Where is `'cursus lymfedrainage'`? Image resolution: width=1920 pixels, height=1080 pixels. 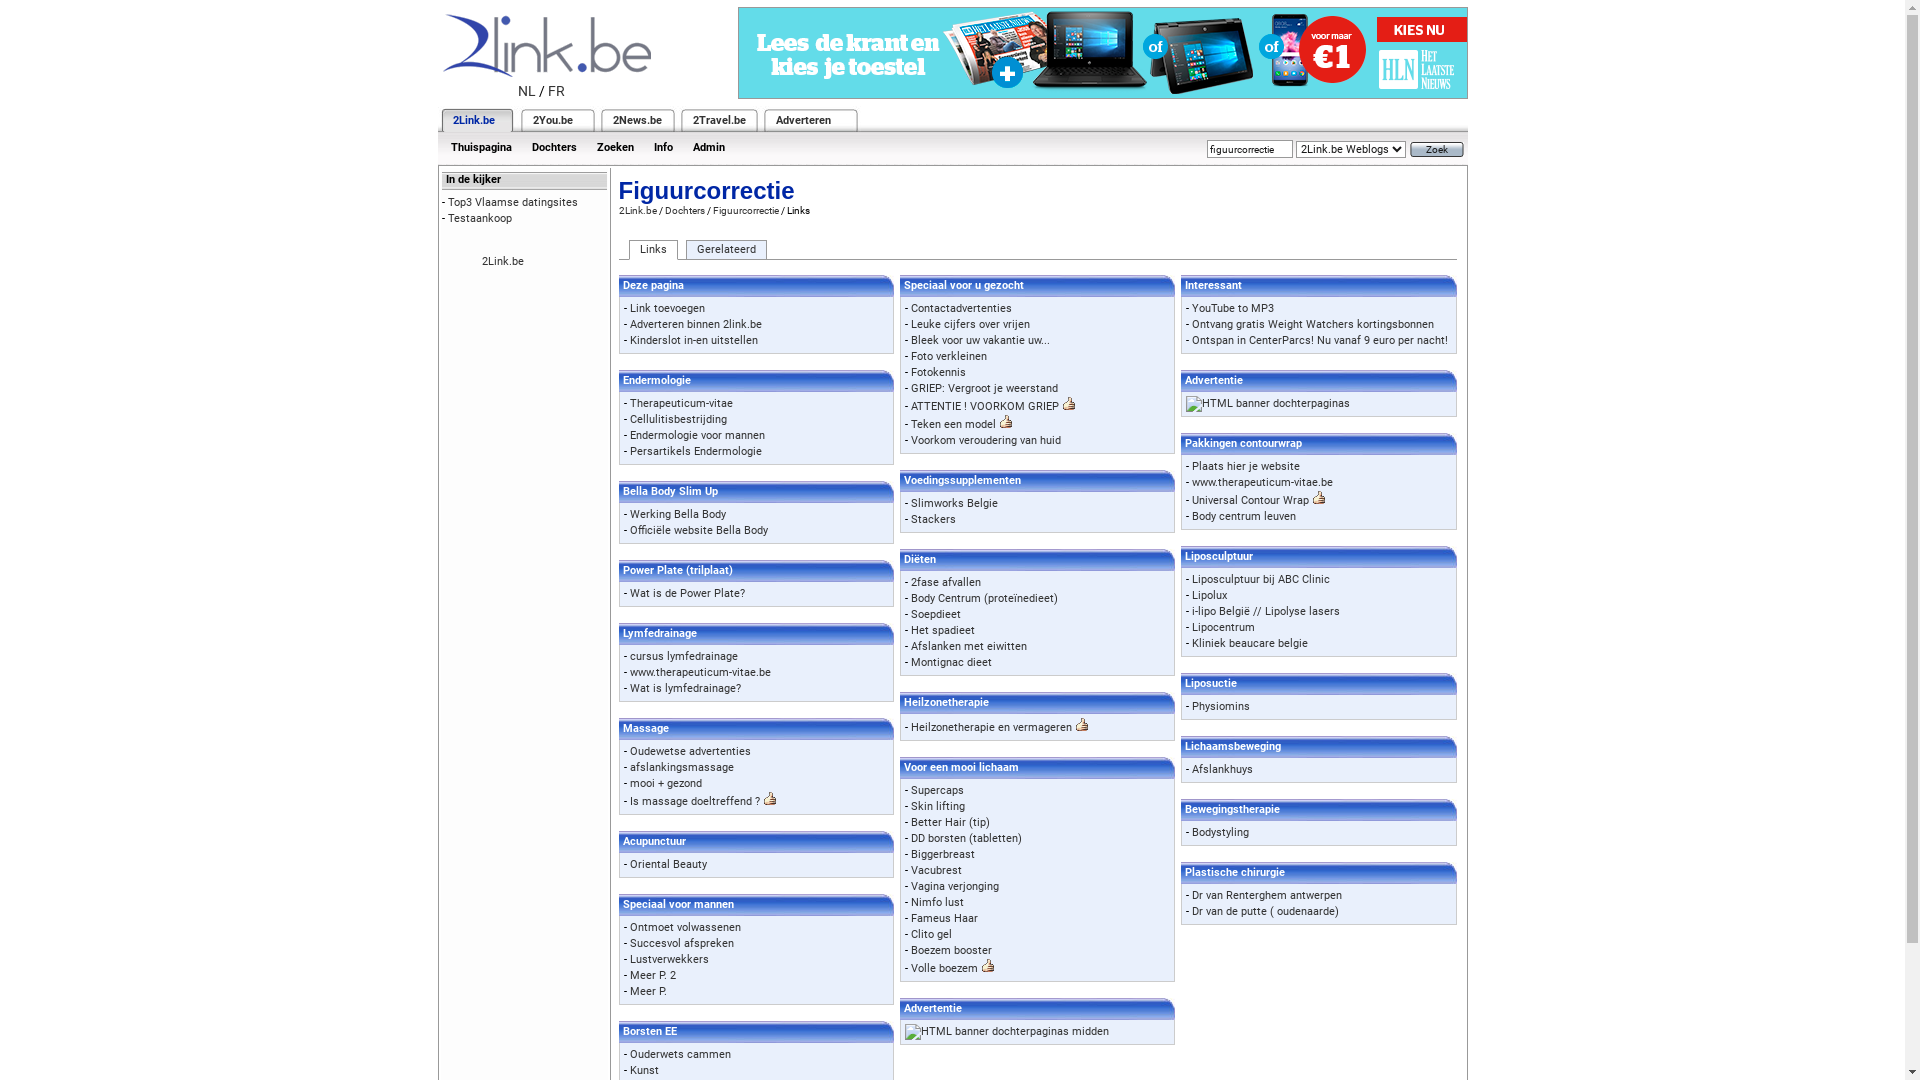 'cursus lymfedrainage' is located at coordinates (684, 656).